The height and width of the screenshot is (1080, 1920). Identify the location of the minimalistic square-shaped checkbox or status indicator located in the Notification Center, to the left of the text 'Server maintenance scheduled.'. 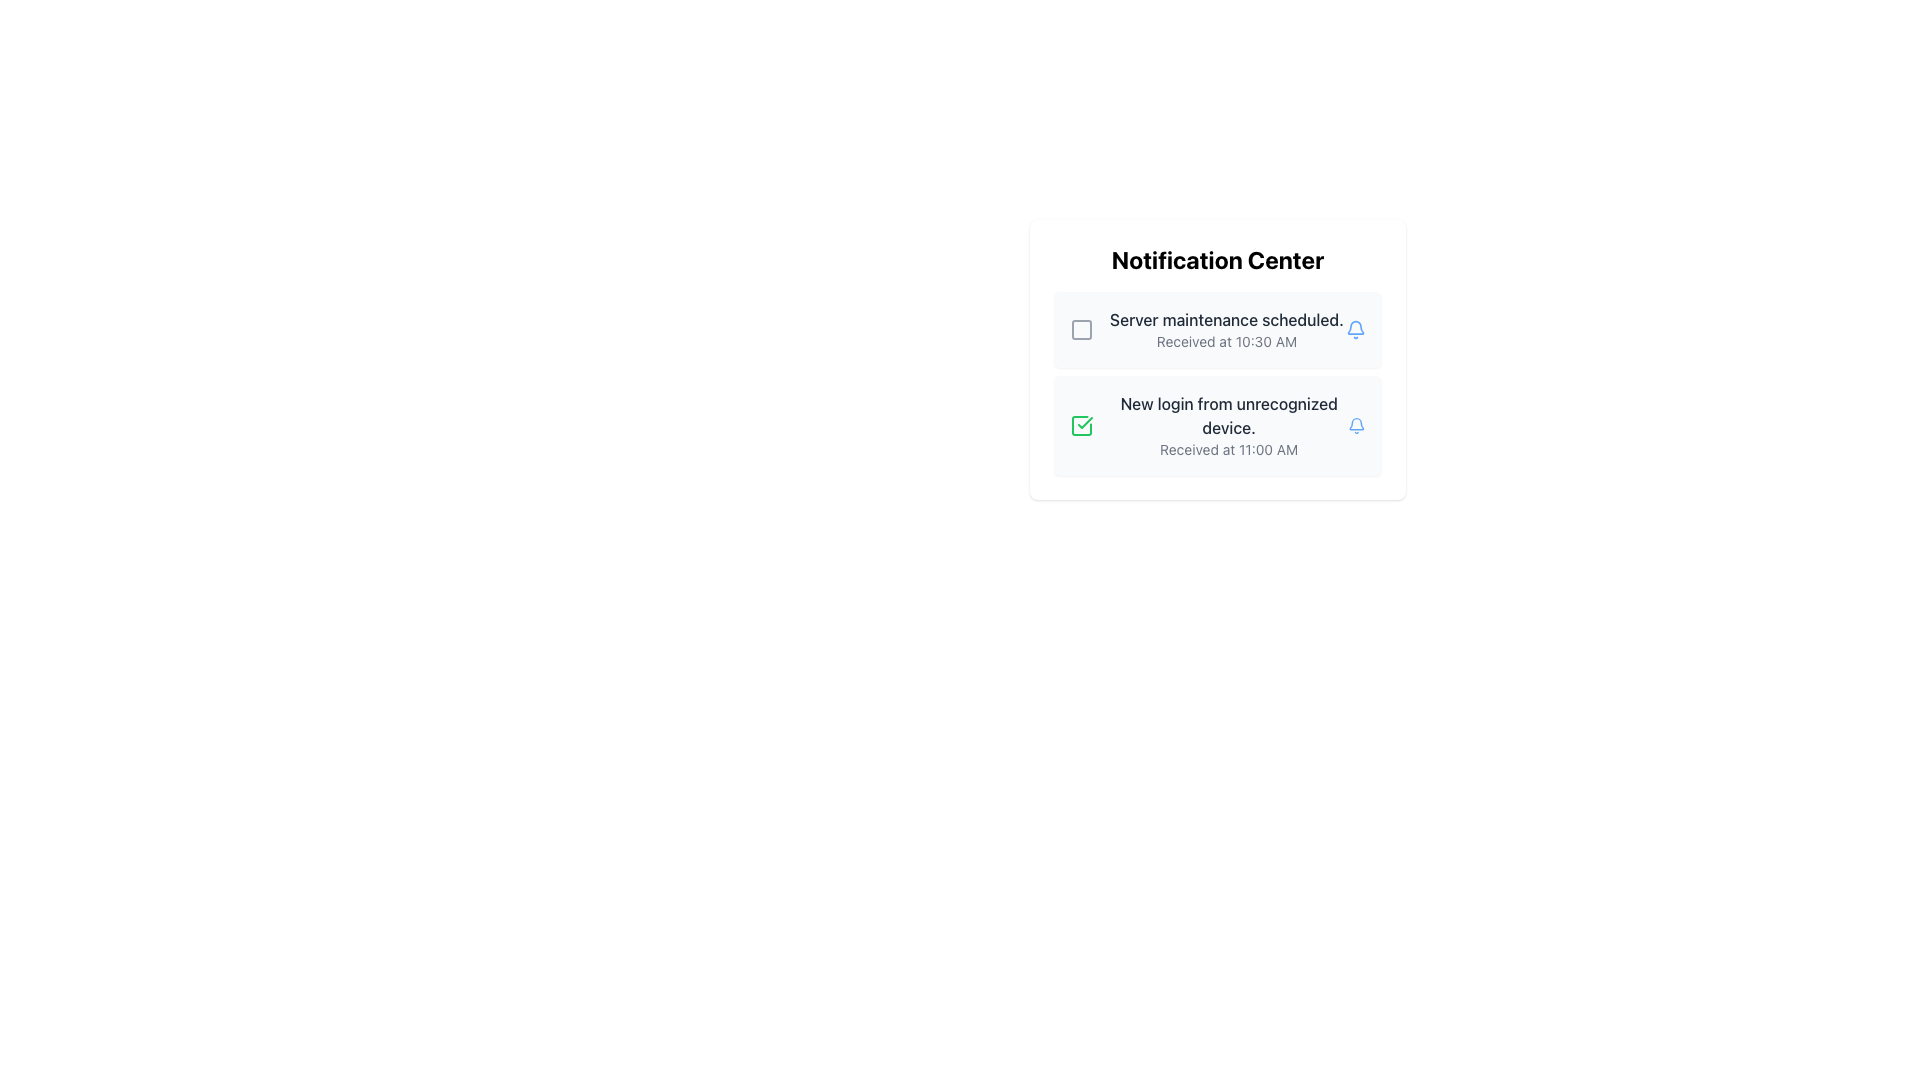
(1080, 329).